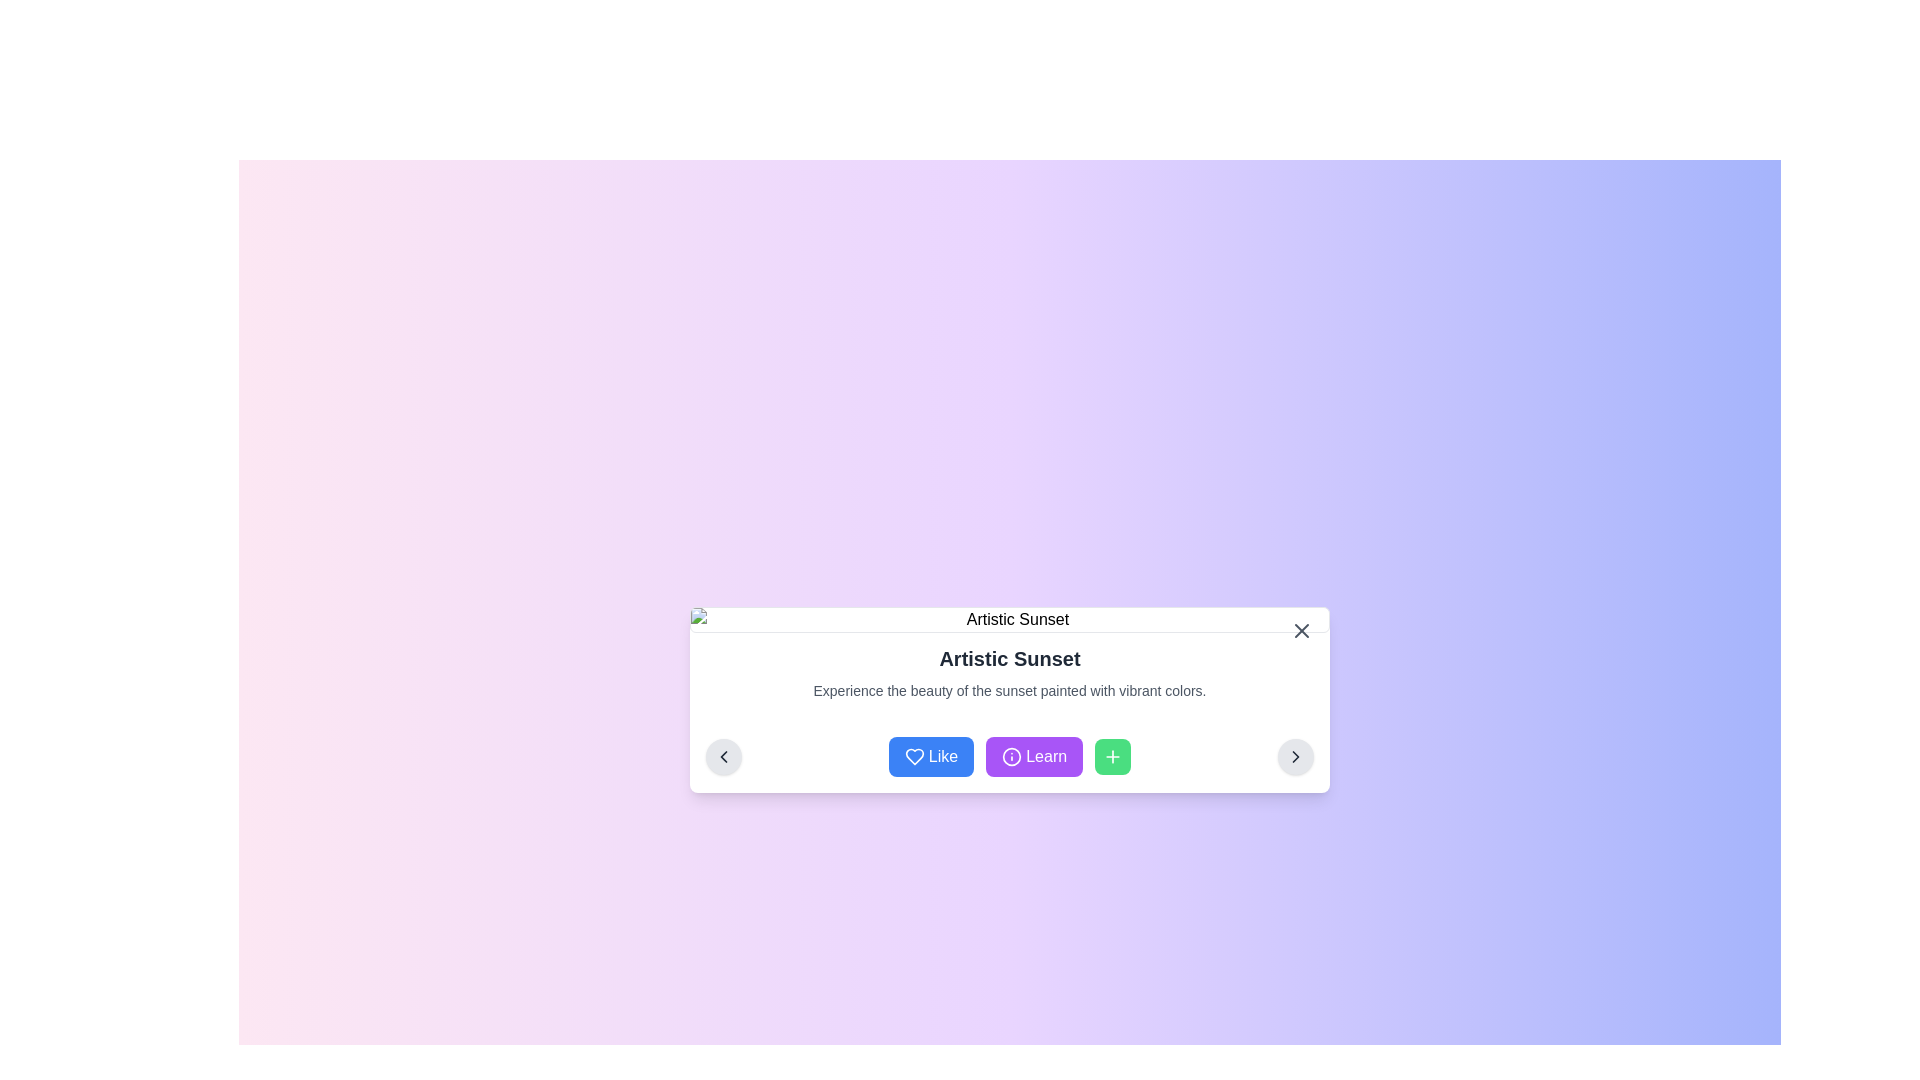  I want to click on the blue 'Like' button which contains a heart-shaped icon, so click(913, 756).